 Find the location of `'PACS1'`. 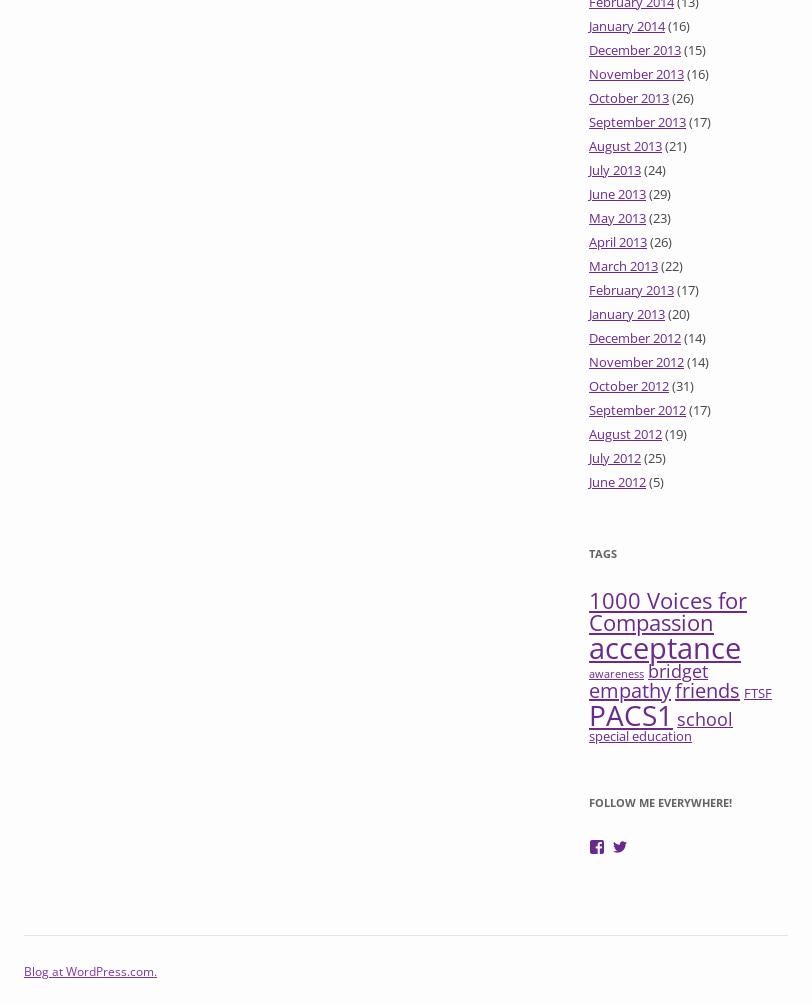

'PACS1' is located at coordinates (631, 713).